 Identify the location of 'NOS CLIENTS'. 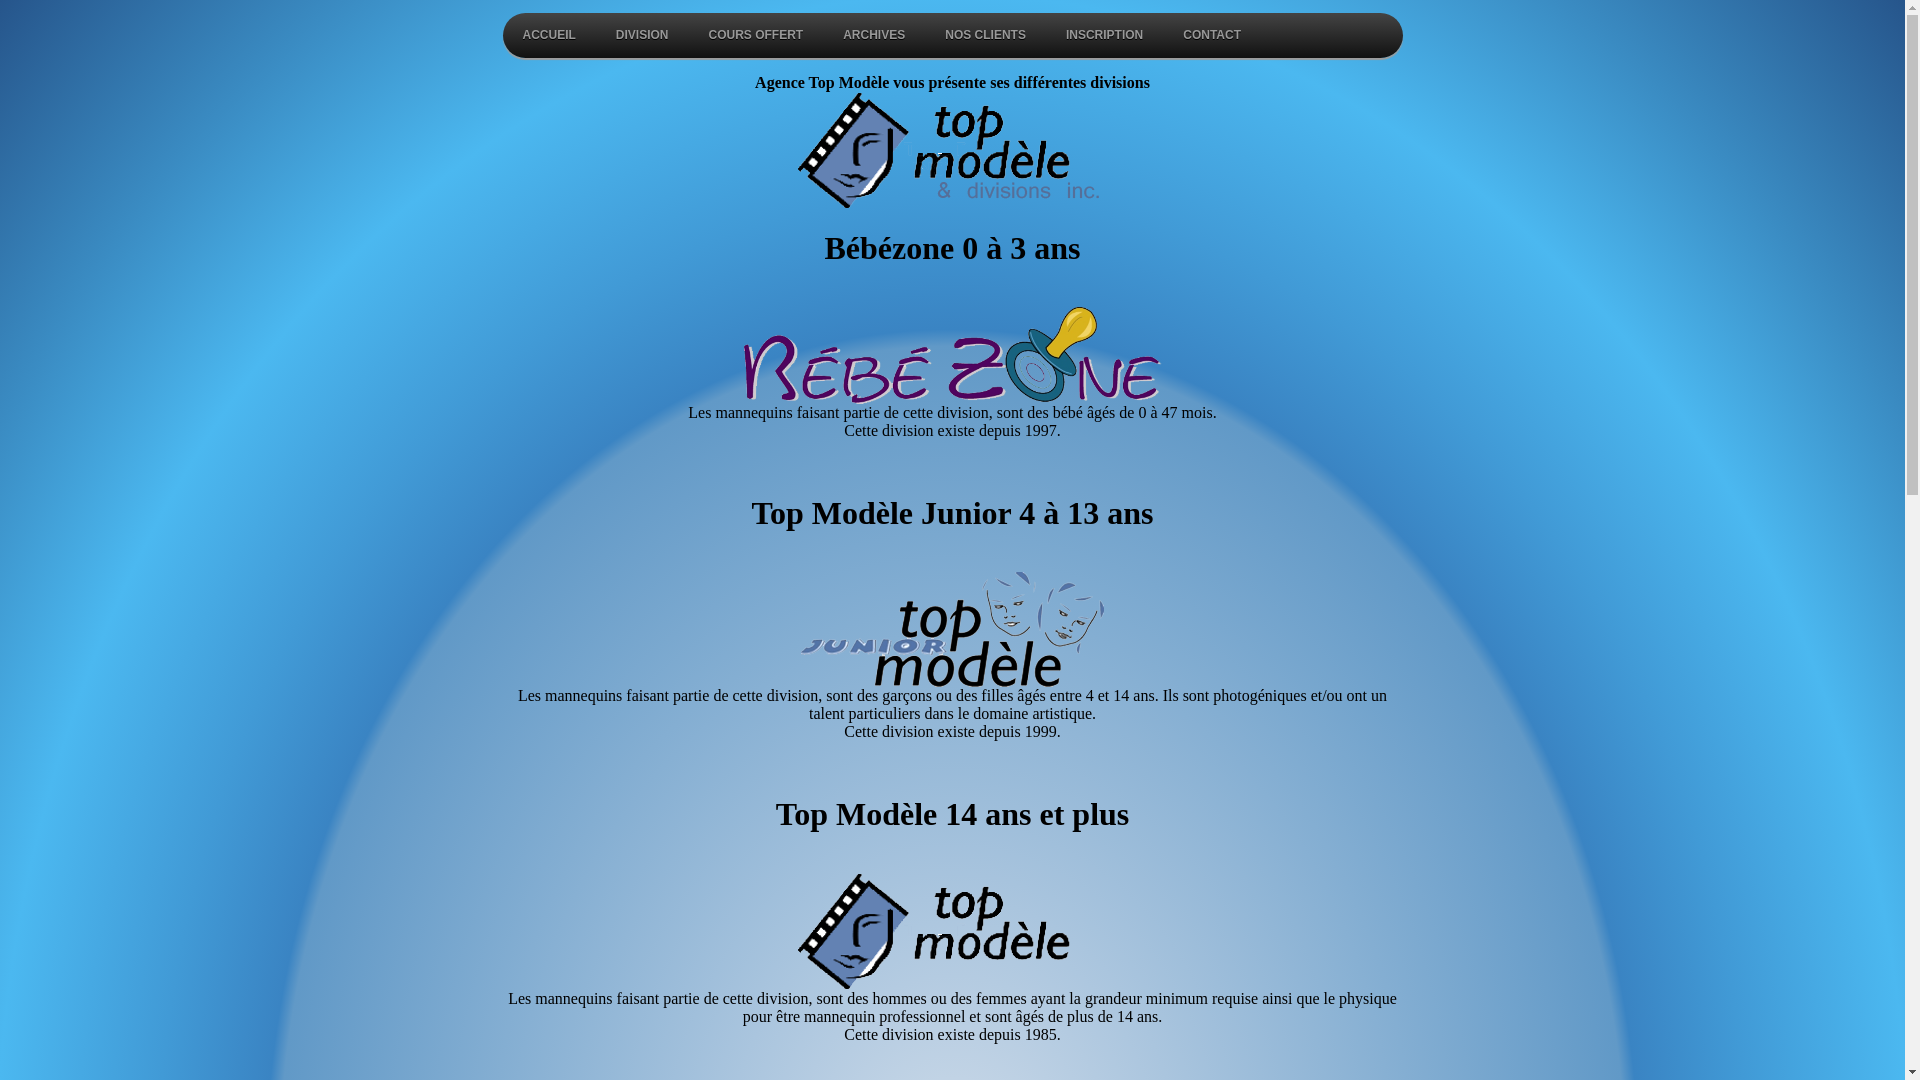
(985, 35).